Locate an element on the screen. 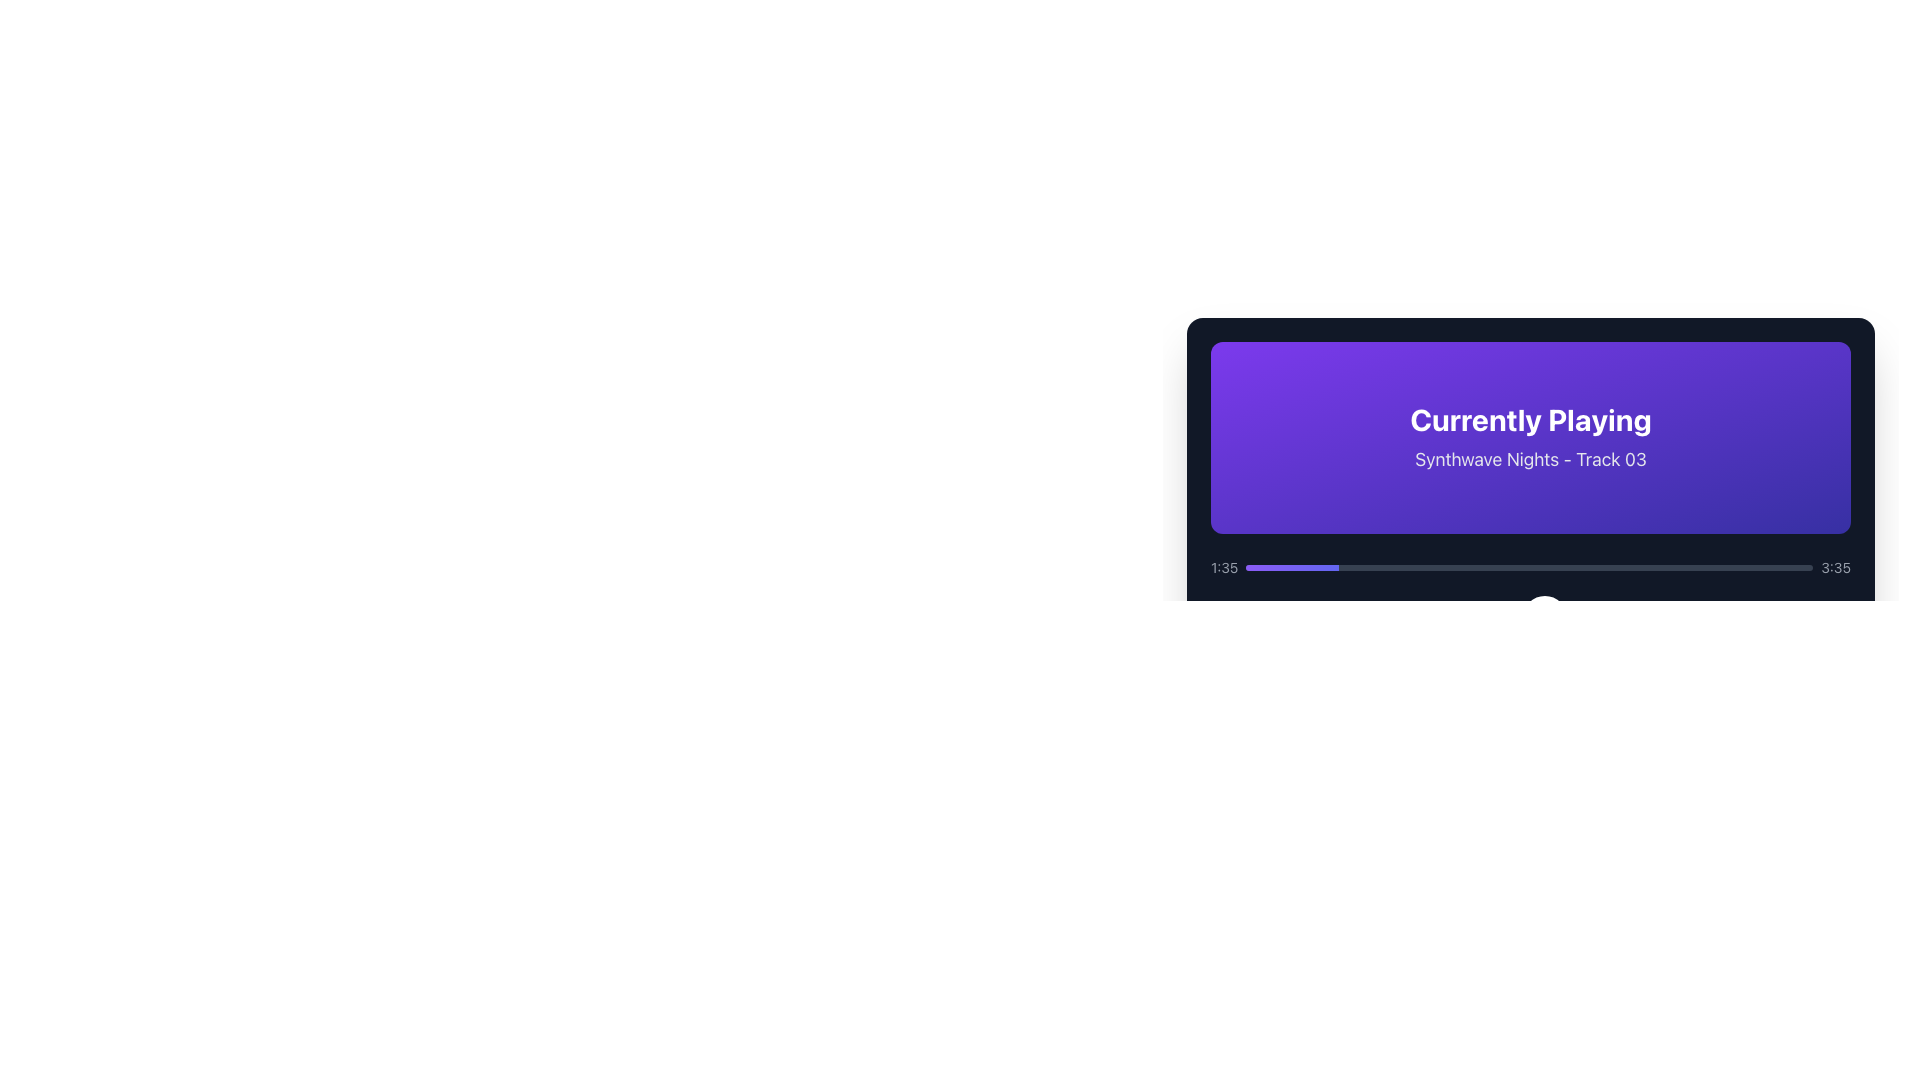 The image size is (1920, 1080). the play button located at the center of a horizontal layout of similar interactive elements below the progress bar is located at coordinates (1544, 616).